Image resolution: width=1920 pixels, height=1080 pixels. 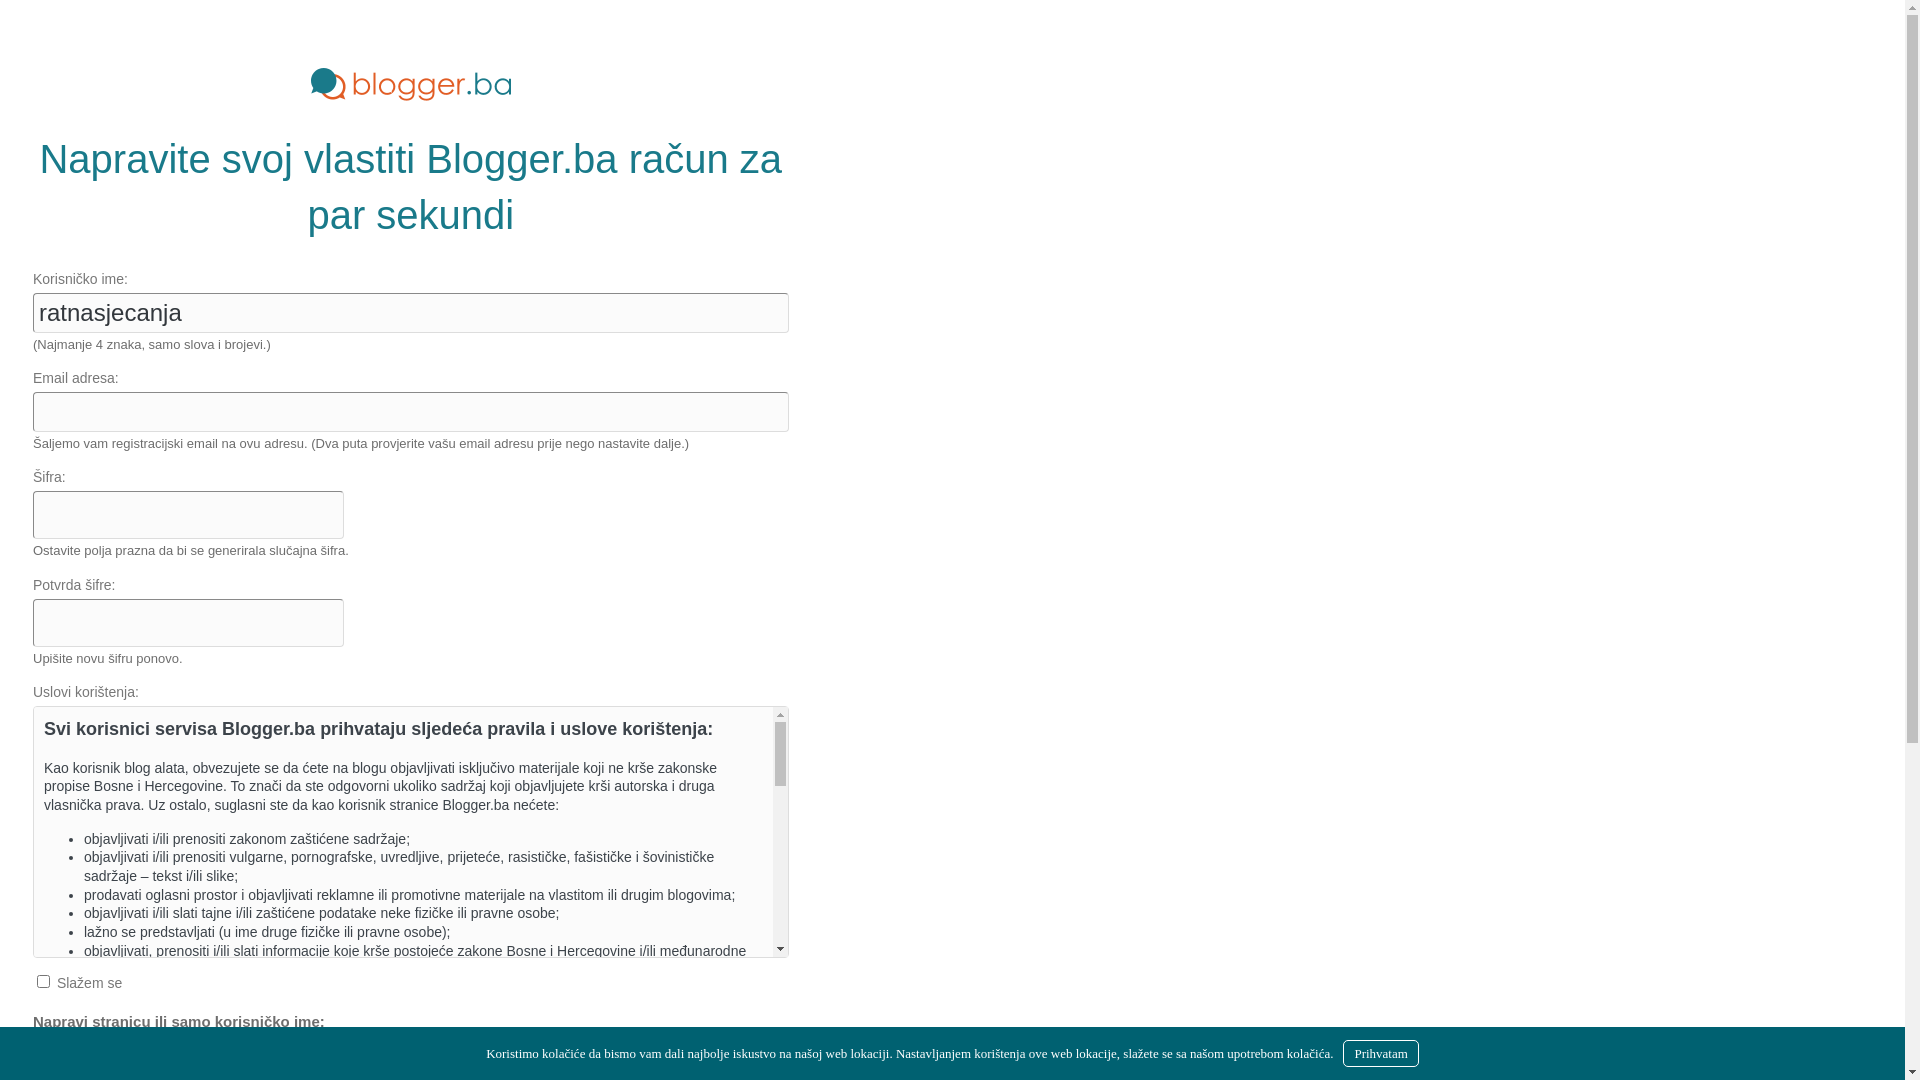 I want to click on 'Prihvatam', so click(x=1379, y=1052).